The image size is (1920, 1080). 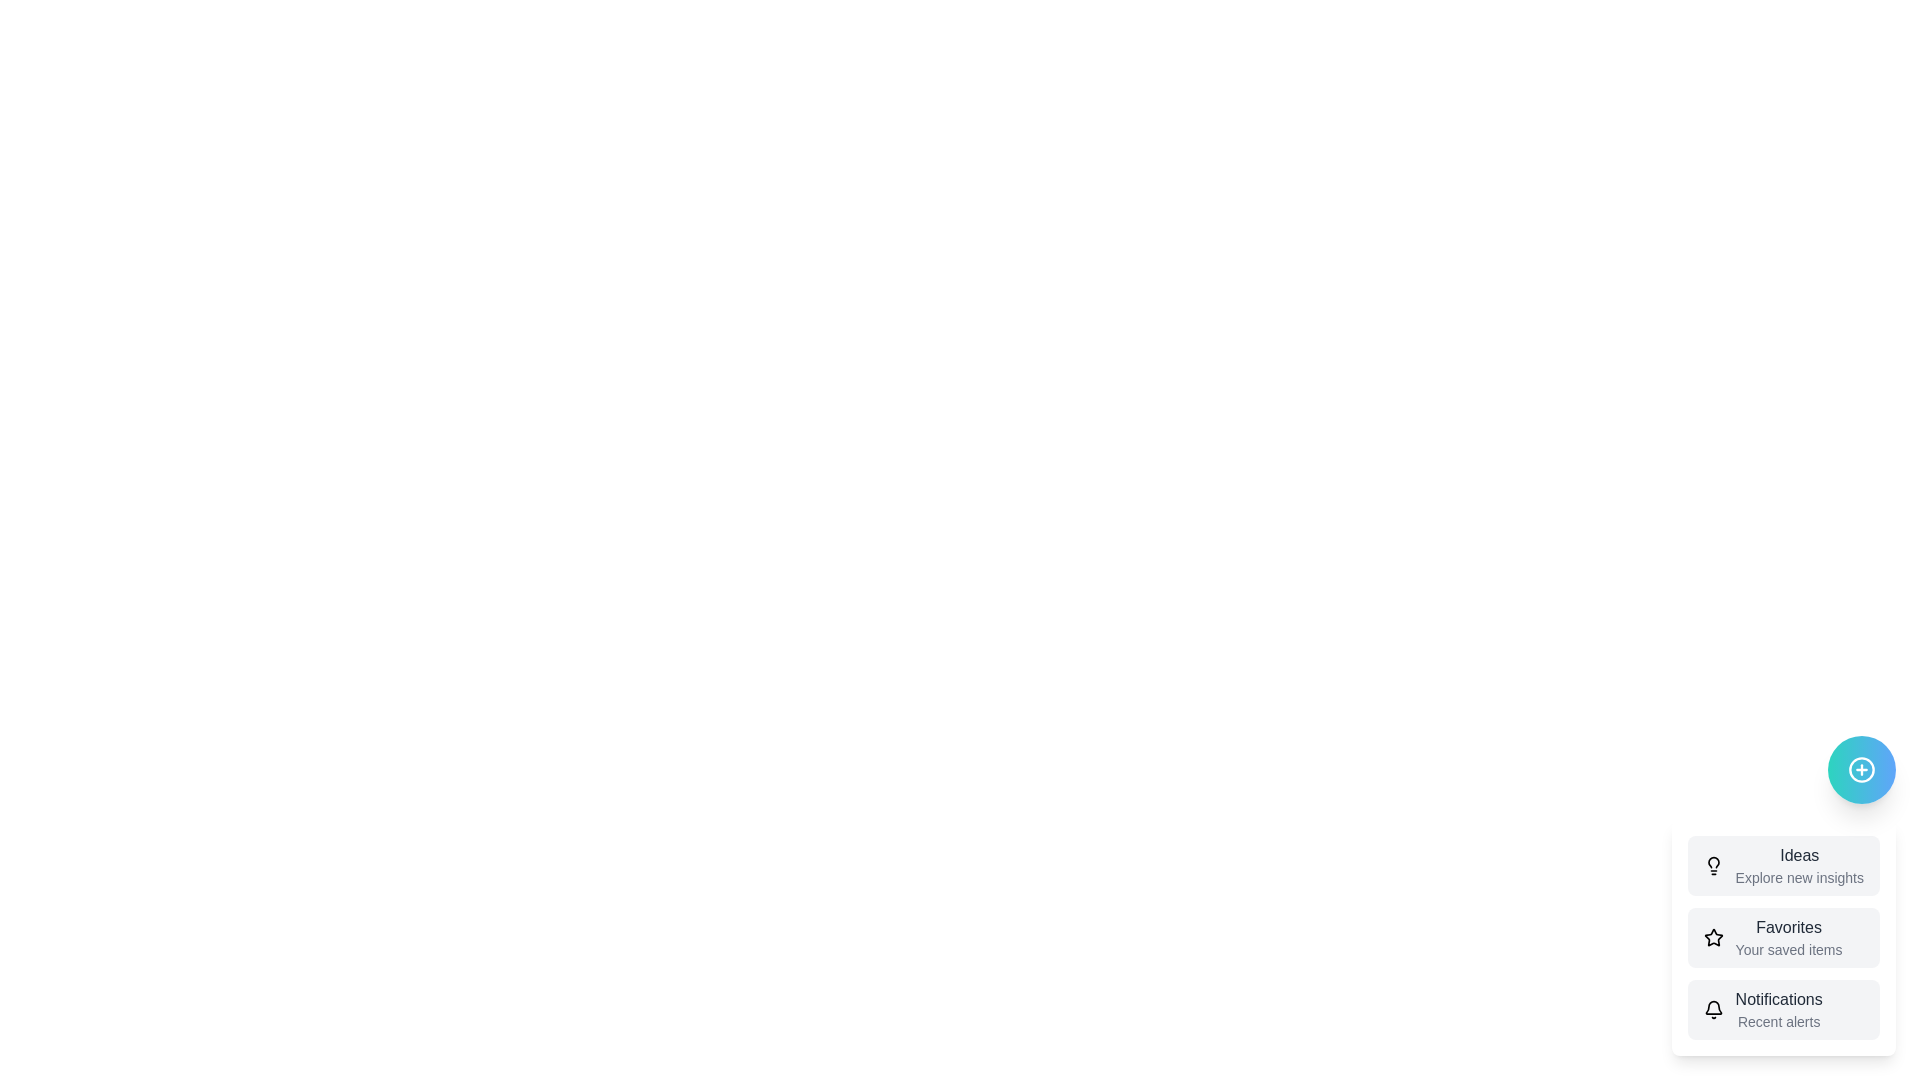 What do you see at coordinates (1789, 928) in the screenshot?
I see `the 'Favorites' label, which is a medium-sized dark gray text label located in the right-bottom floating menu, between the 'Ideas' and 'Notifications' sections` at bounding box center [1789, 928].